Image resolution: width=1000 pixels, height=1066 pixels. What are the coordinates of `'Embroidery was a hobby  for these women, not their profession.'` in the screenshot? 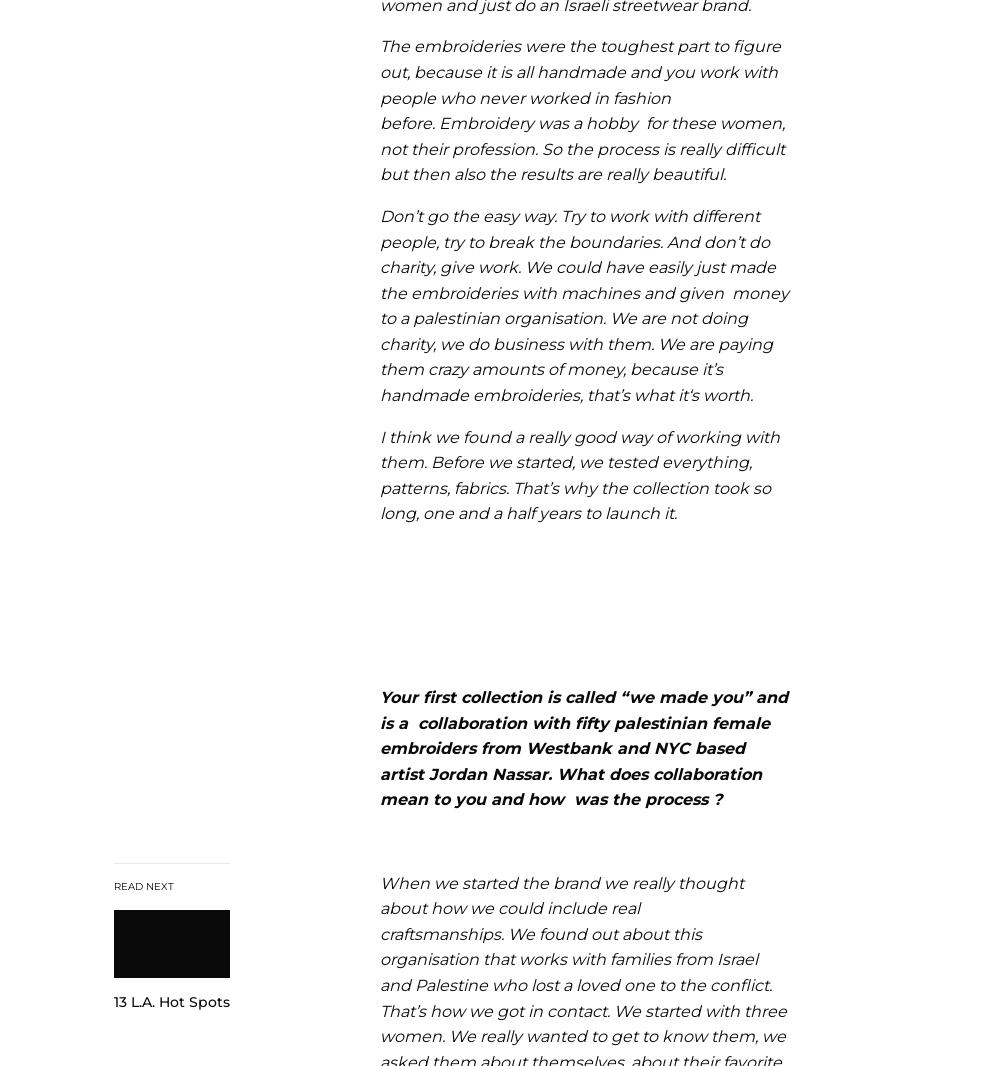 It's located at (581, 135).